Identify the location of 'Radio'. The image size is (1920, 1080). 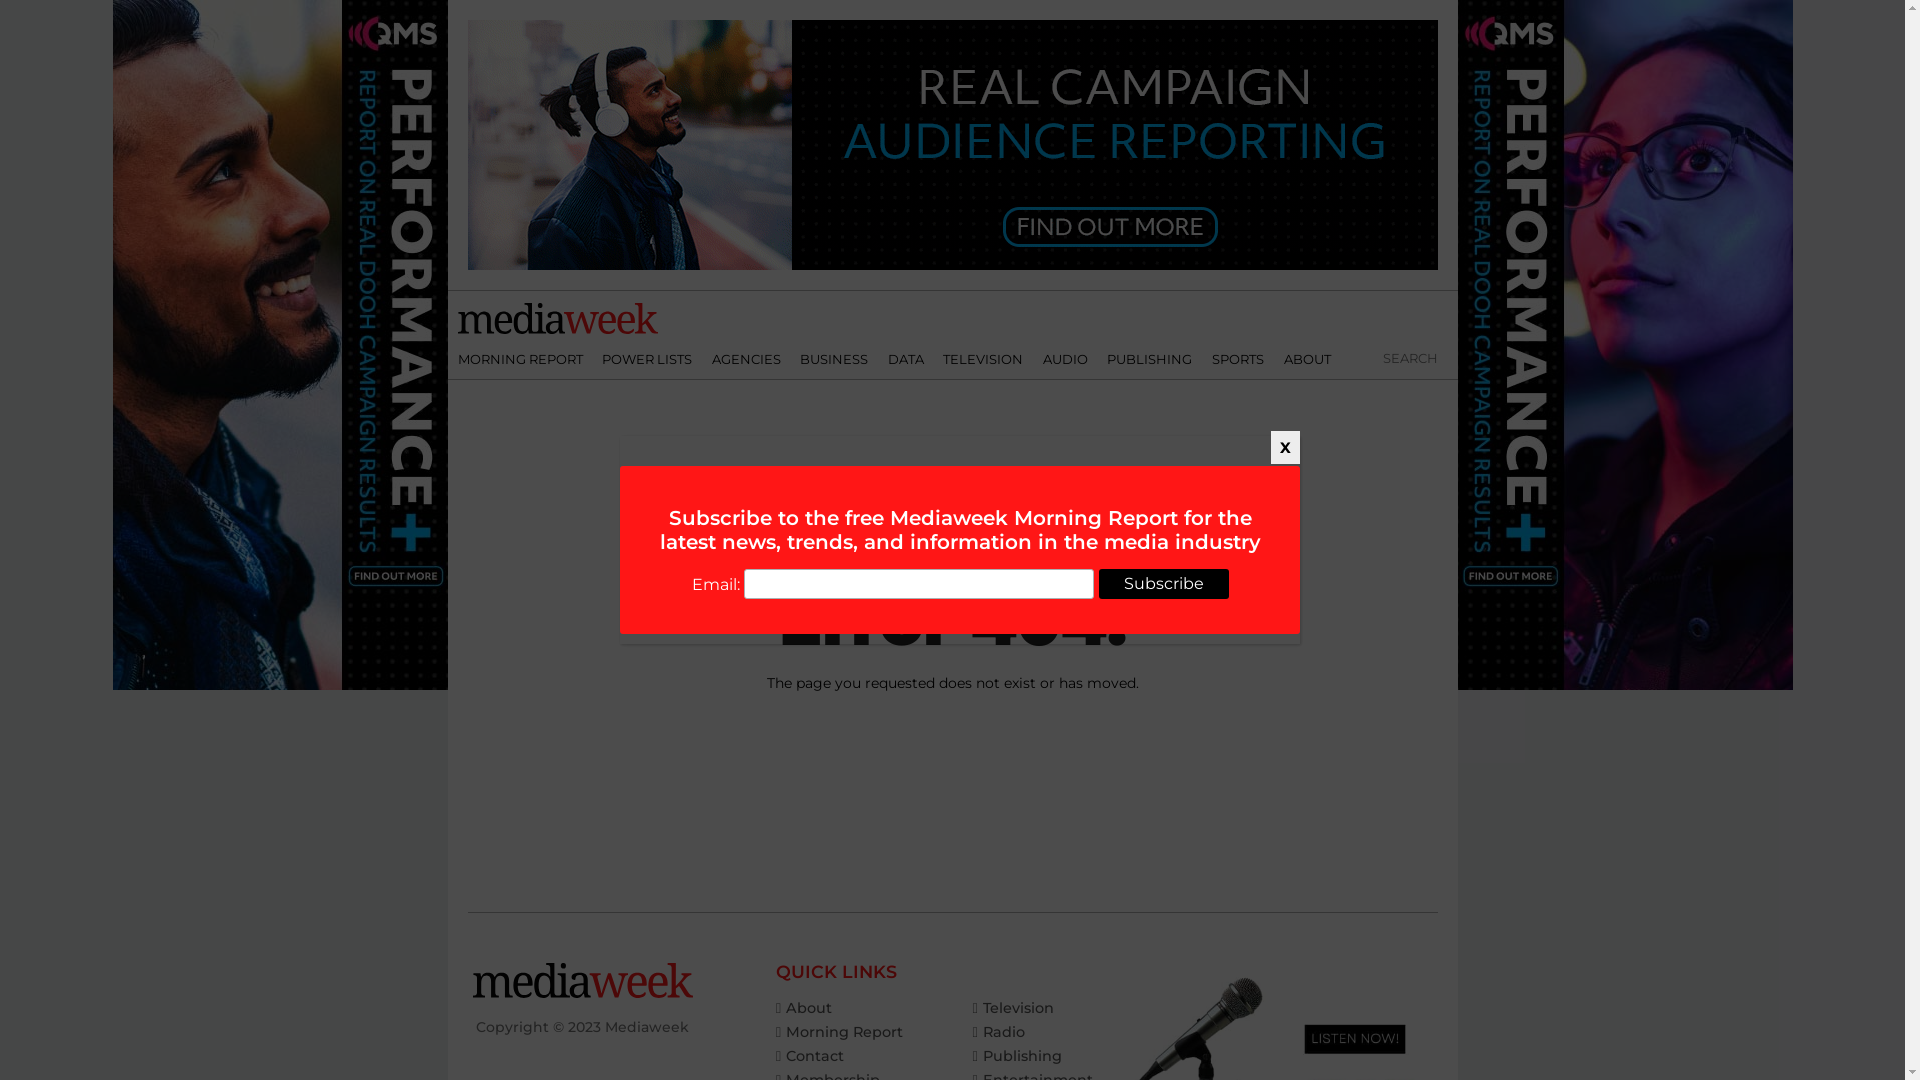
(998, 1032).